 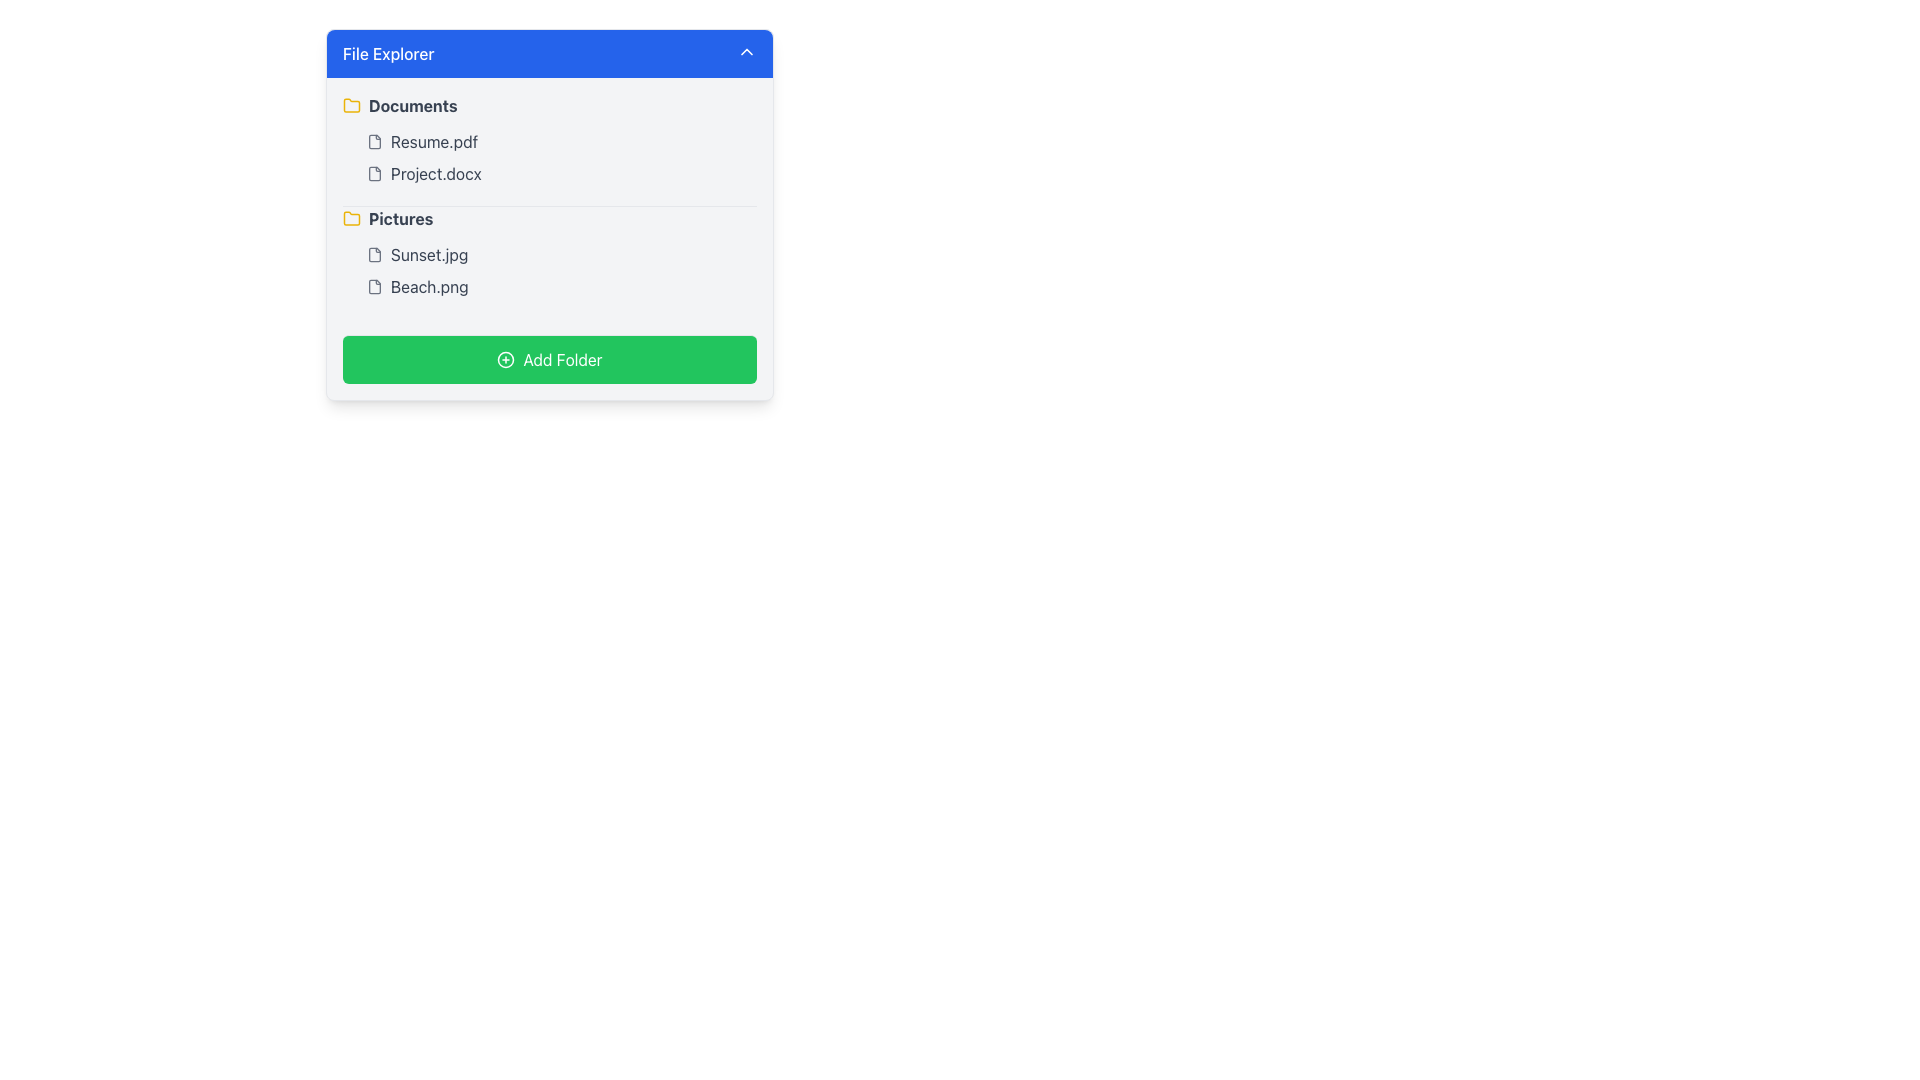 What do you see at coordinates (388, 53) in the screenshot?
I see `the 'File Explorer' text label, which is displayed in white on a blue rectangular background at the top of a card-styled interface` at bounding box center [388, 53].